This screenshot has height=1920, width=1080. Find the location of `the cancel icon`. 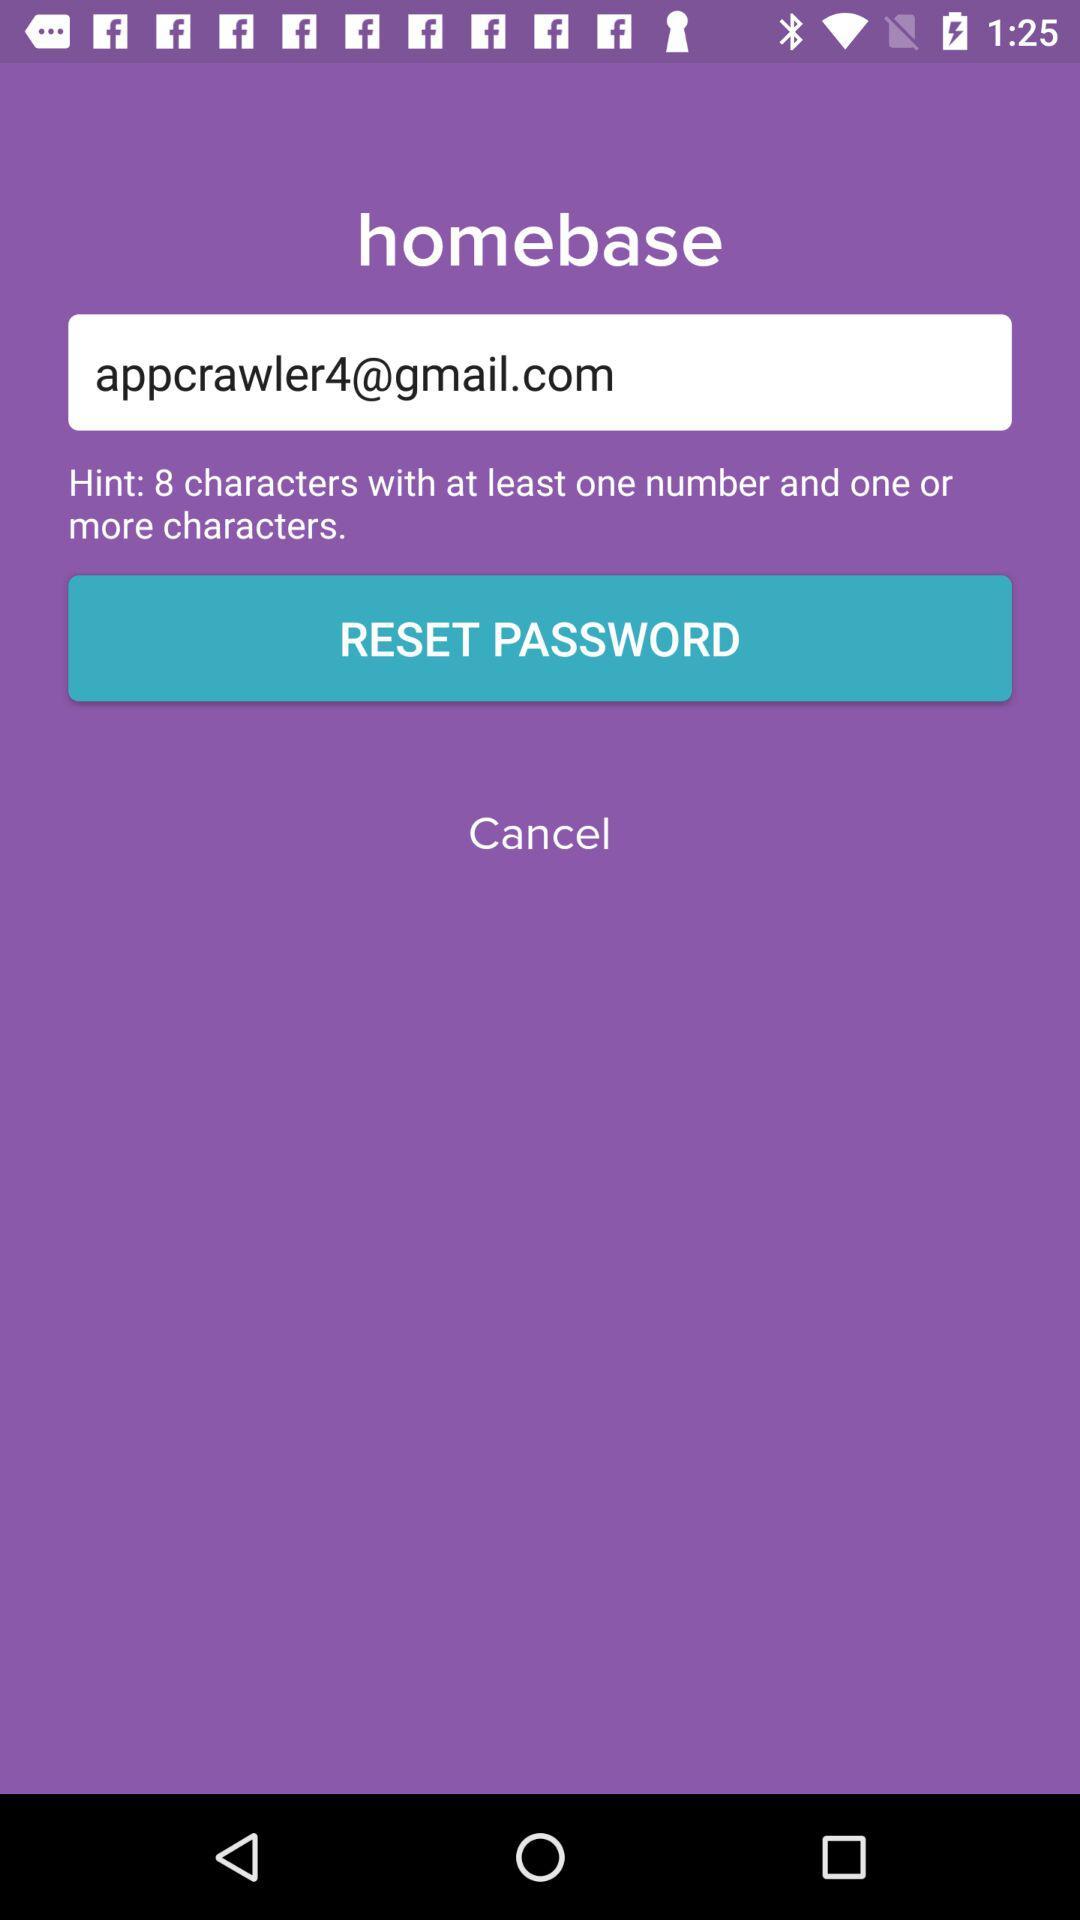

the cancel icon is located at coordinates (538, 834).